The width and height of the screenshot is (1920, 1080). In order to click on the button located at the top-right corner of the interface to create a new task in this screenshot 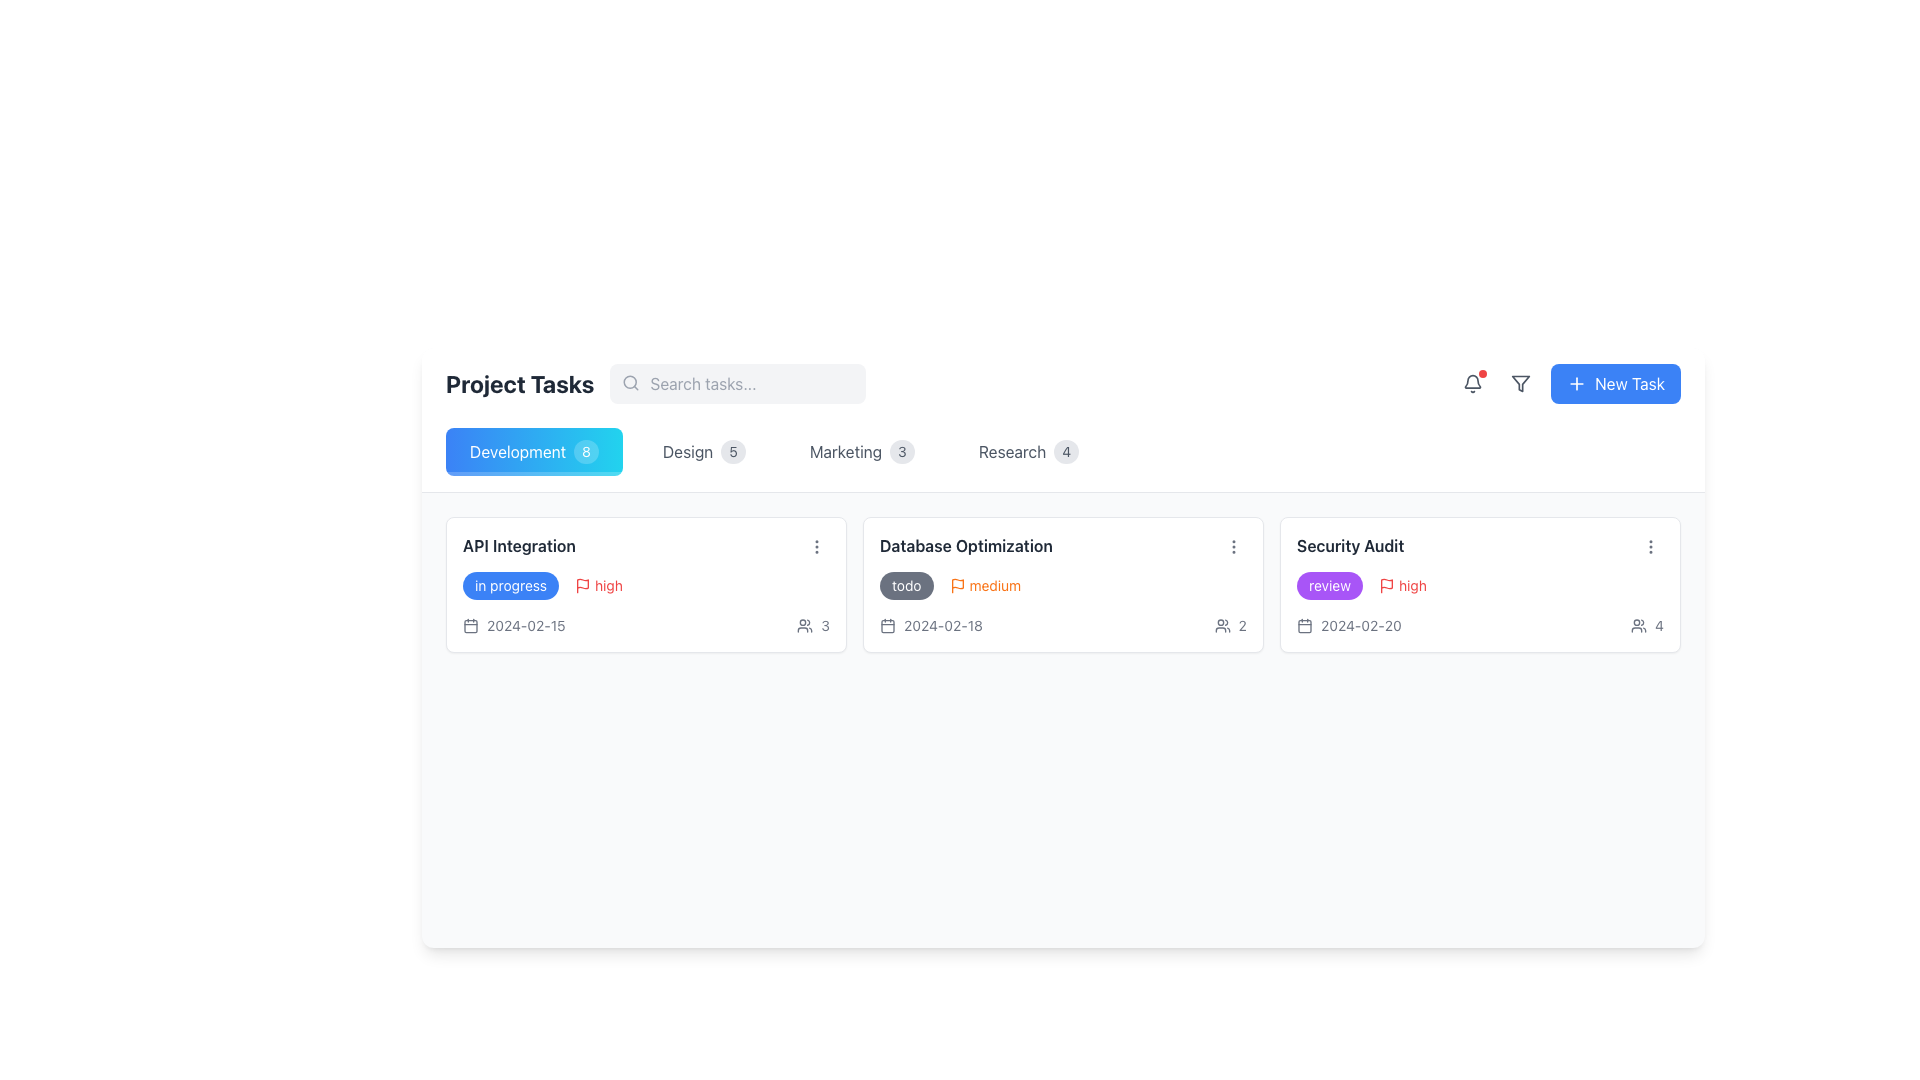, I will do `click(1616, 384)`.